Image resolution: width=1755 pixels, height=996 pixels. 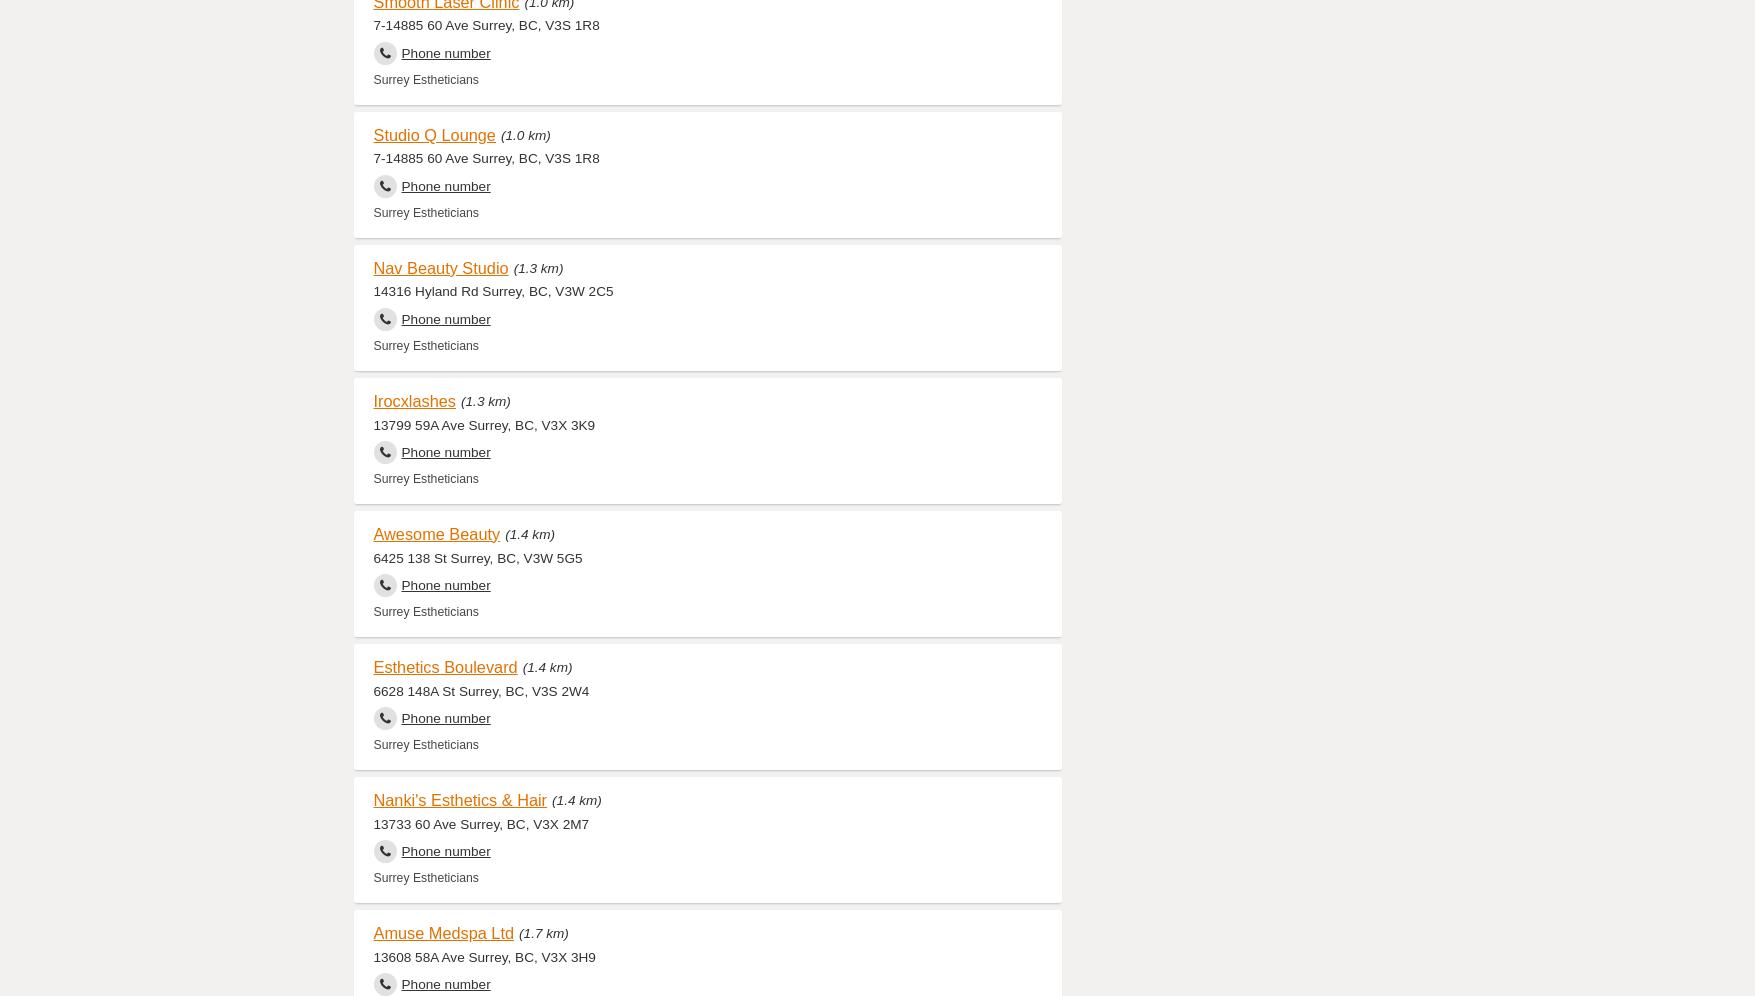 I want to click on '13608 58A Ave Surrey, BC, V3X 3H9', so click(x=484, y=955).